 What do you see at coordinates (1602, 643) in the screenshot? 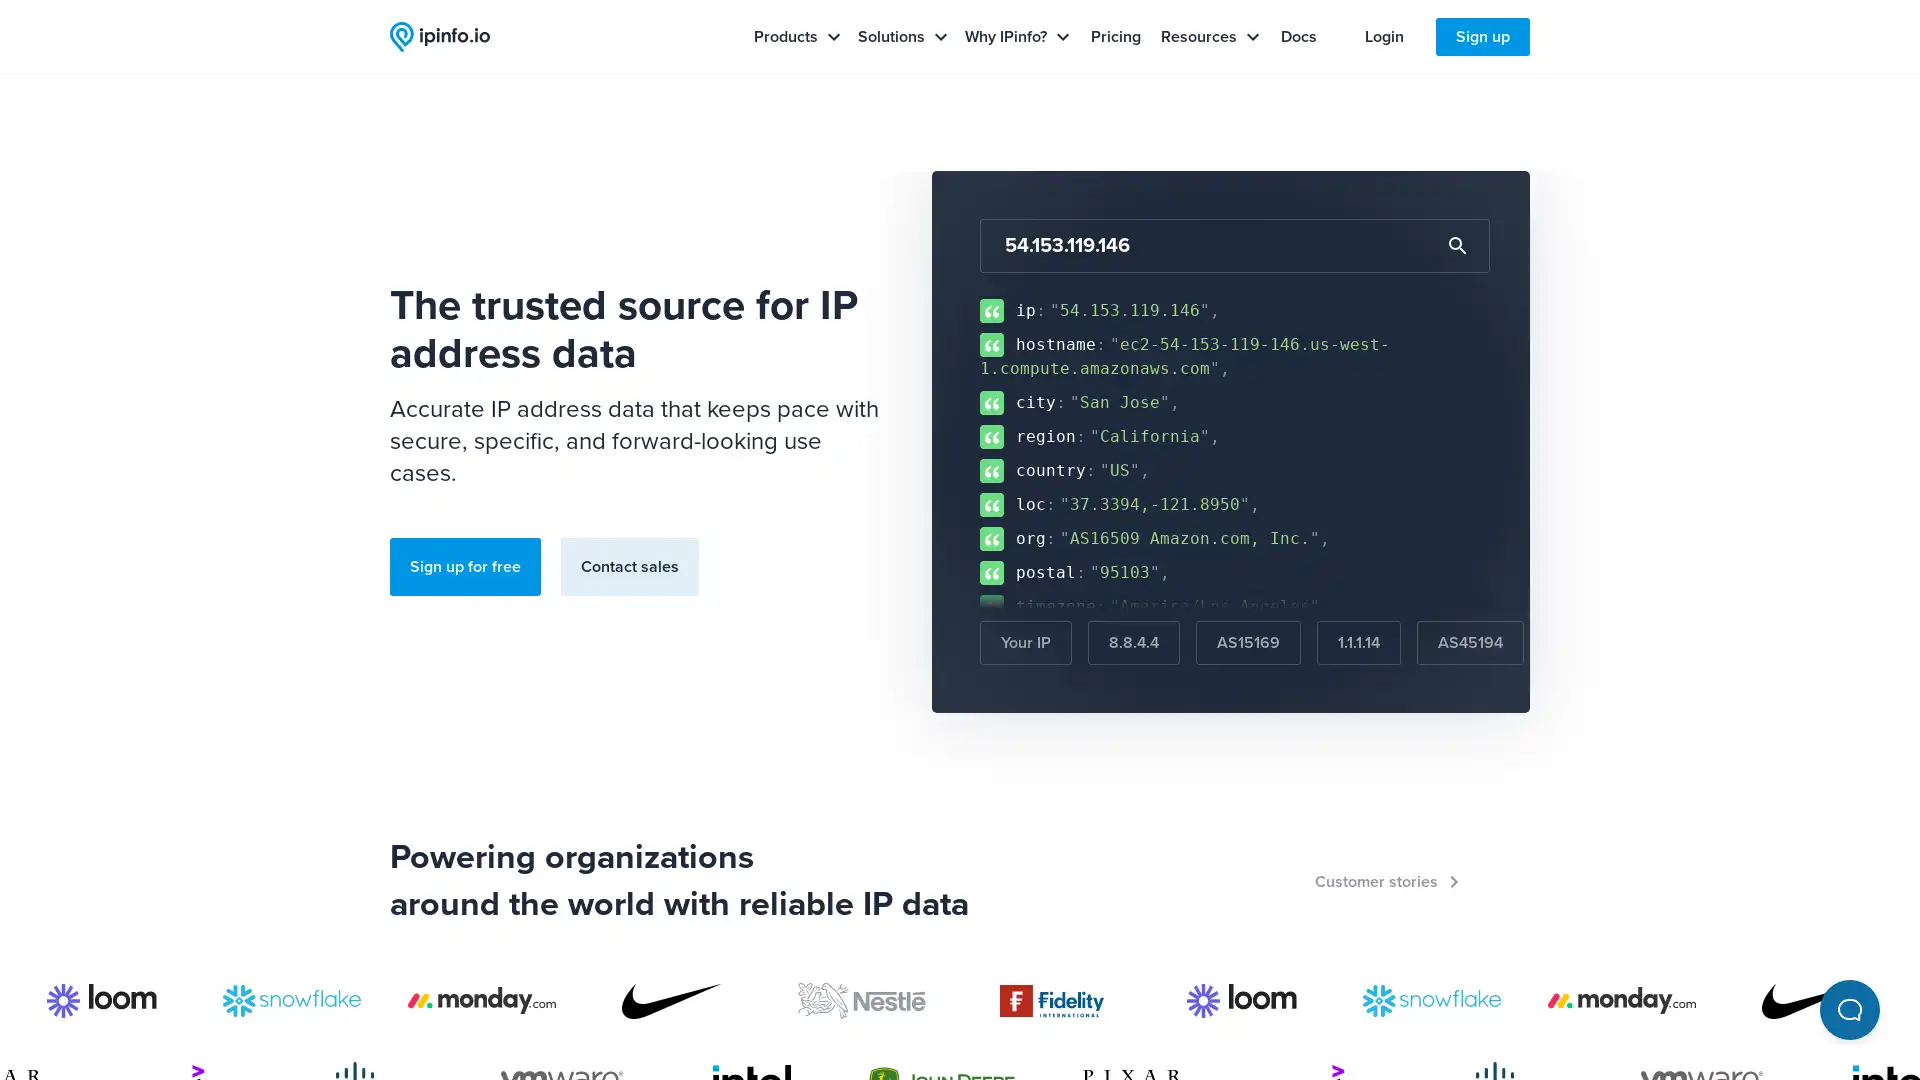
I see `68.87.41.40` at bounding box center [1602, 643].